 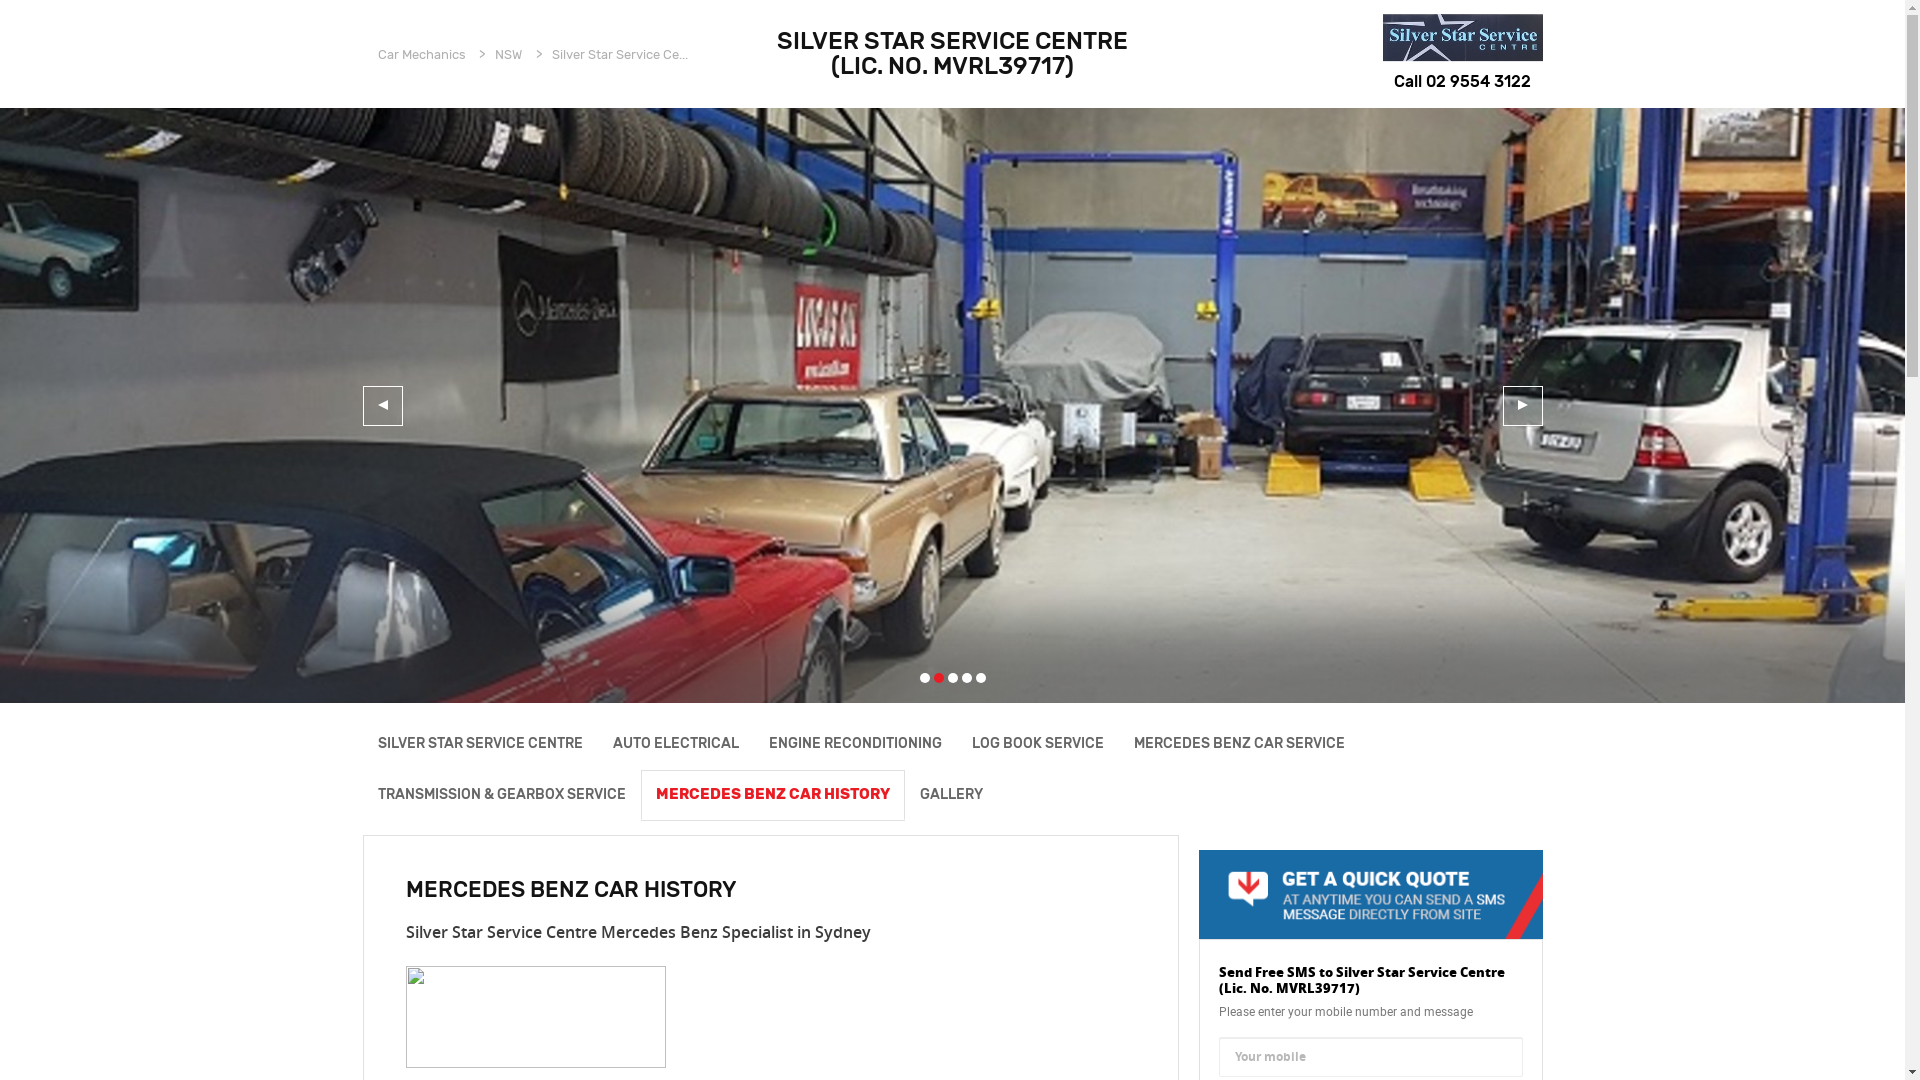 I want to click on 'SILVER STAR SERVICE CENTRE', so click(x=478, y=744).